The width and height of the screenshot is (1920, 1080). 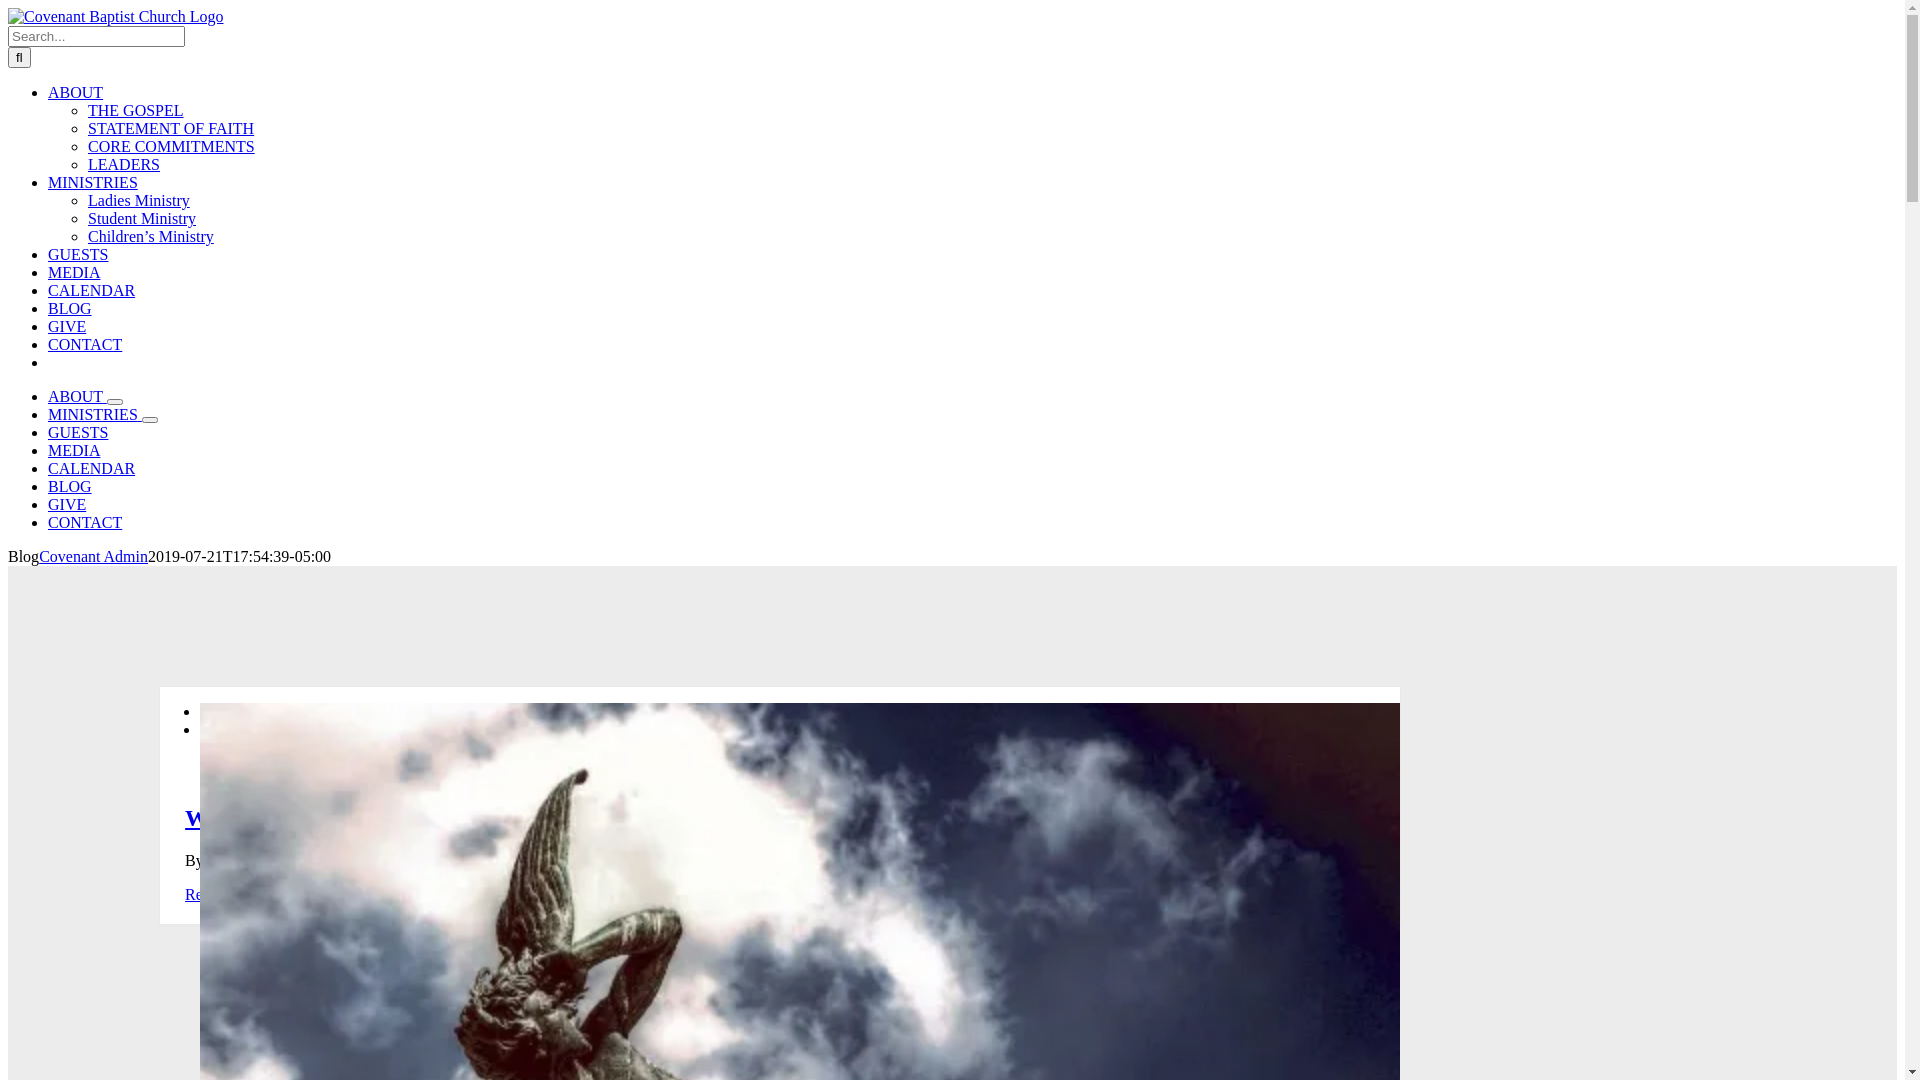 I want to click on 'Covenant Admin', so click(x=38, y=556).